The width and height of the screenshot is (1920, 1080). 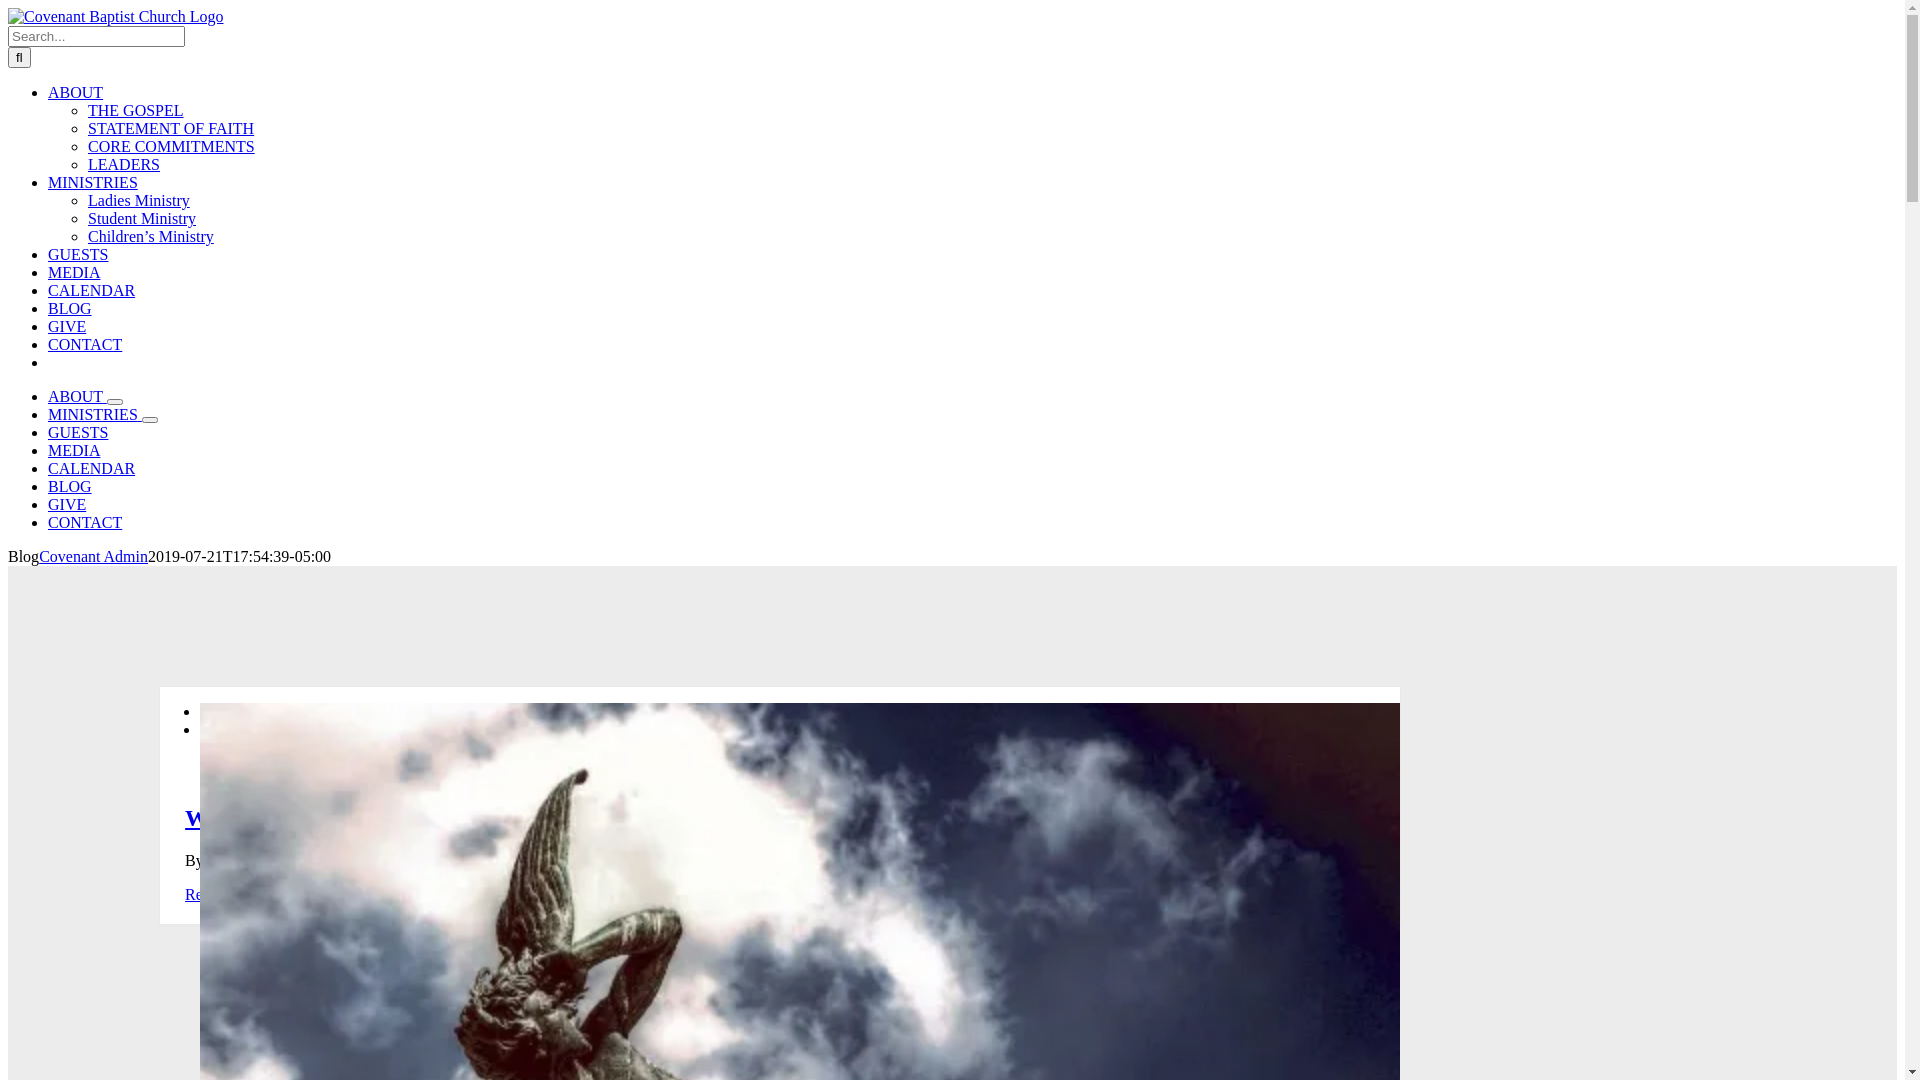 I want to click on 'Covenant Admin', so click(x=38, y=556).